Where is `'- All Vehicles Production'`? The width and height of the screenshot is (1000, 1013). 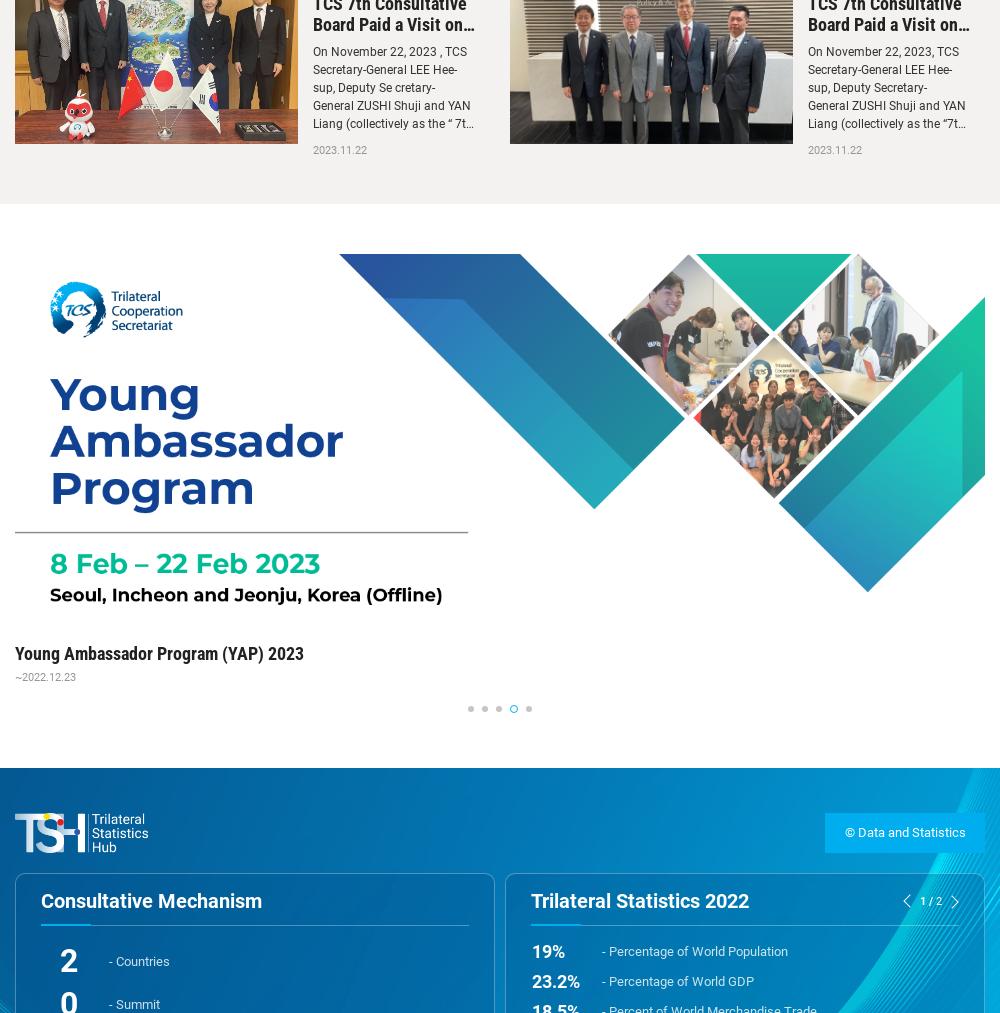 '- All Vehicles Production' is located at coordinates (670, 821).